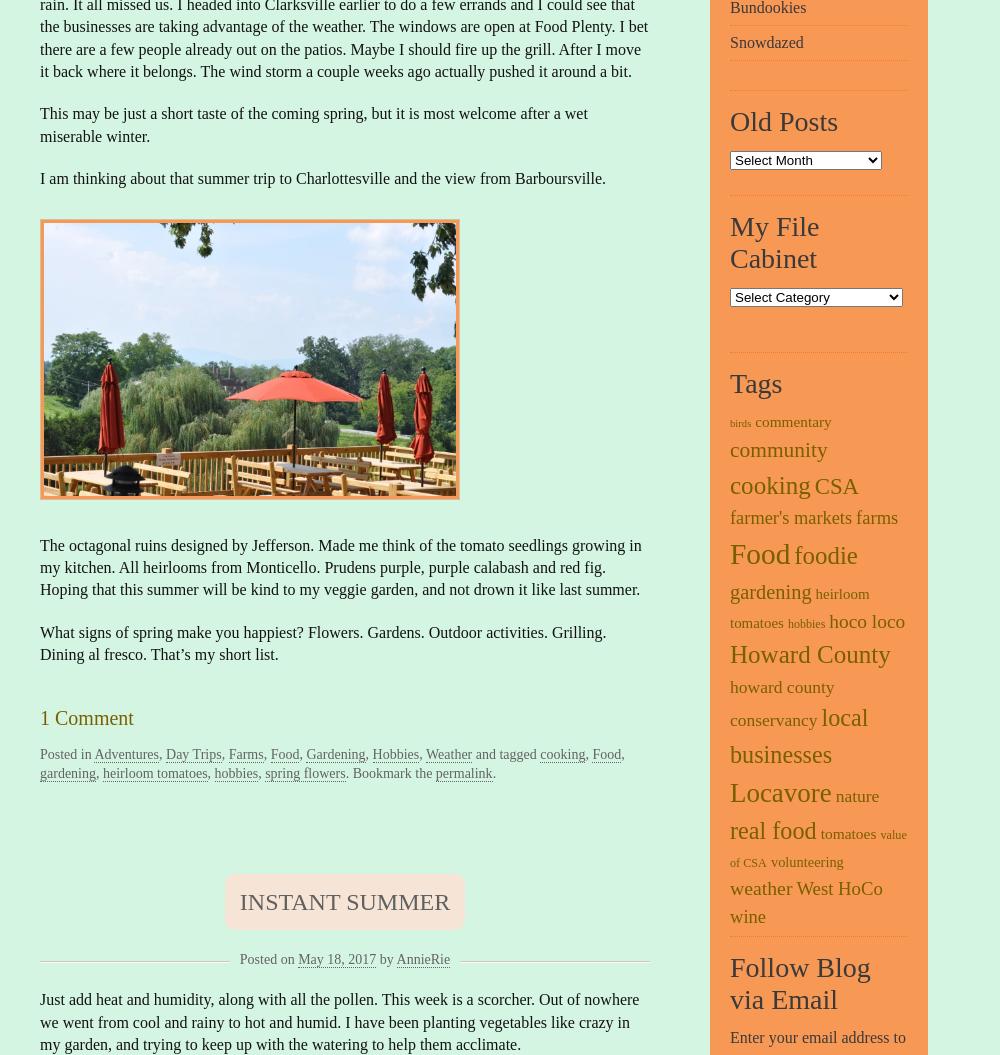  I want to click on 'May 18, 2017', so click(298, 958).